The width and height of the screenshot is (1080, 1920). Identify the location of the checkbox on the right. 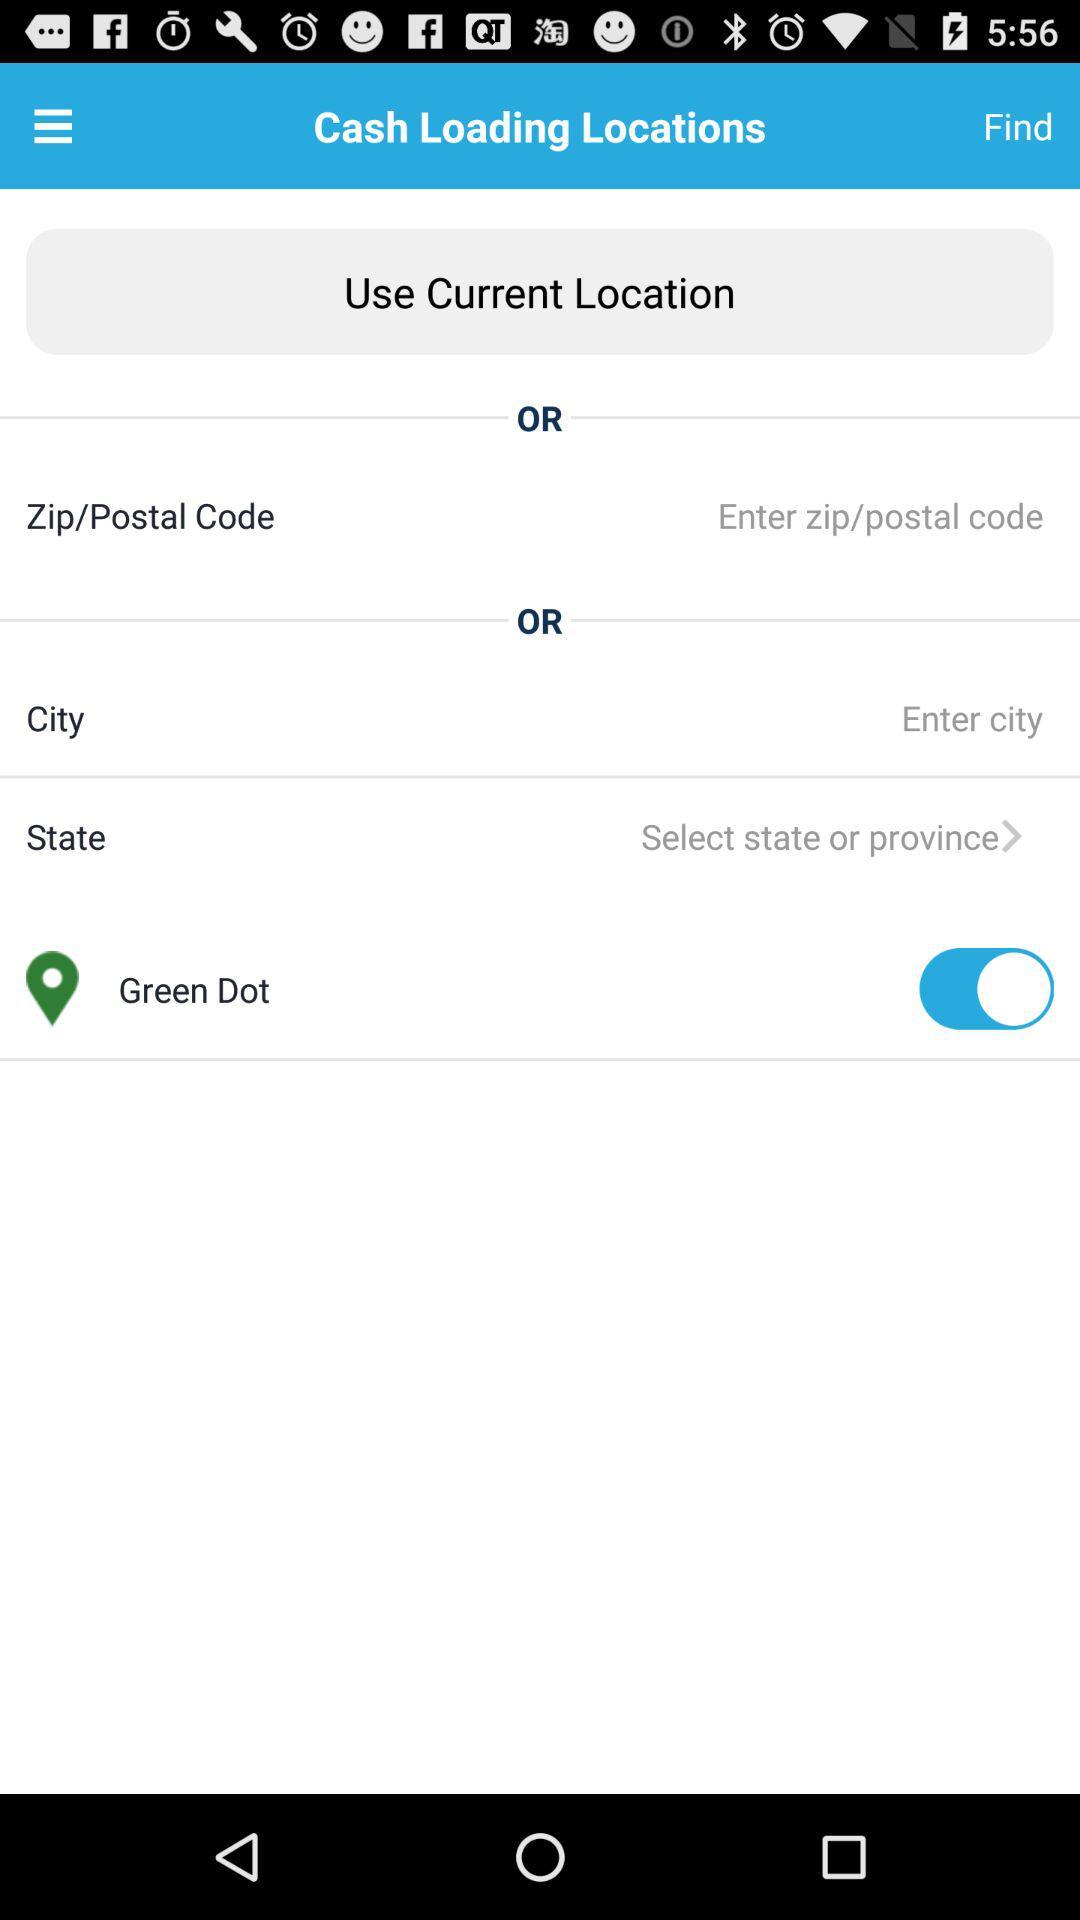
(985, 988).